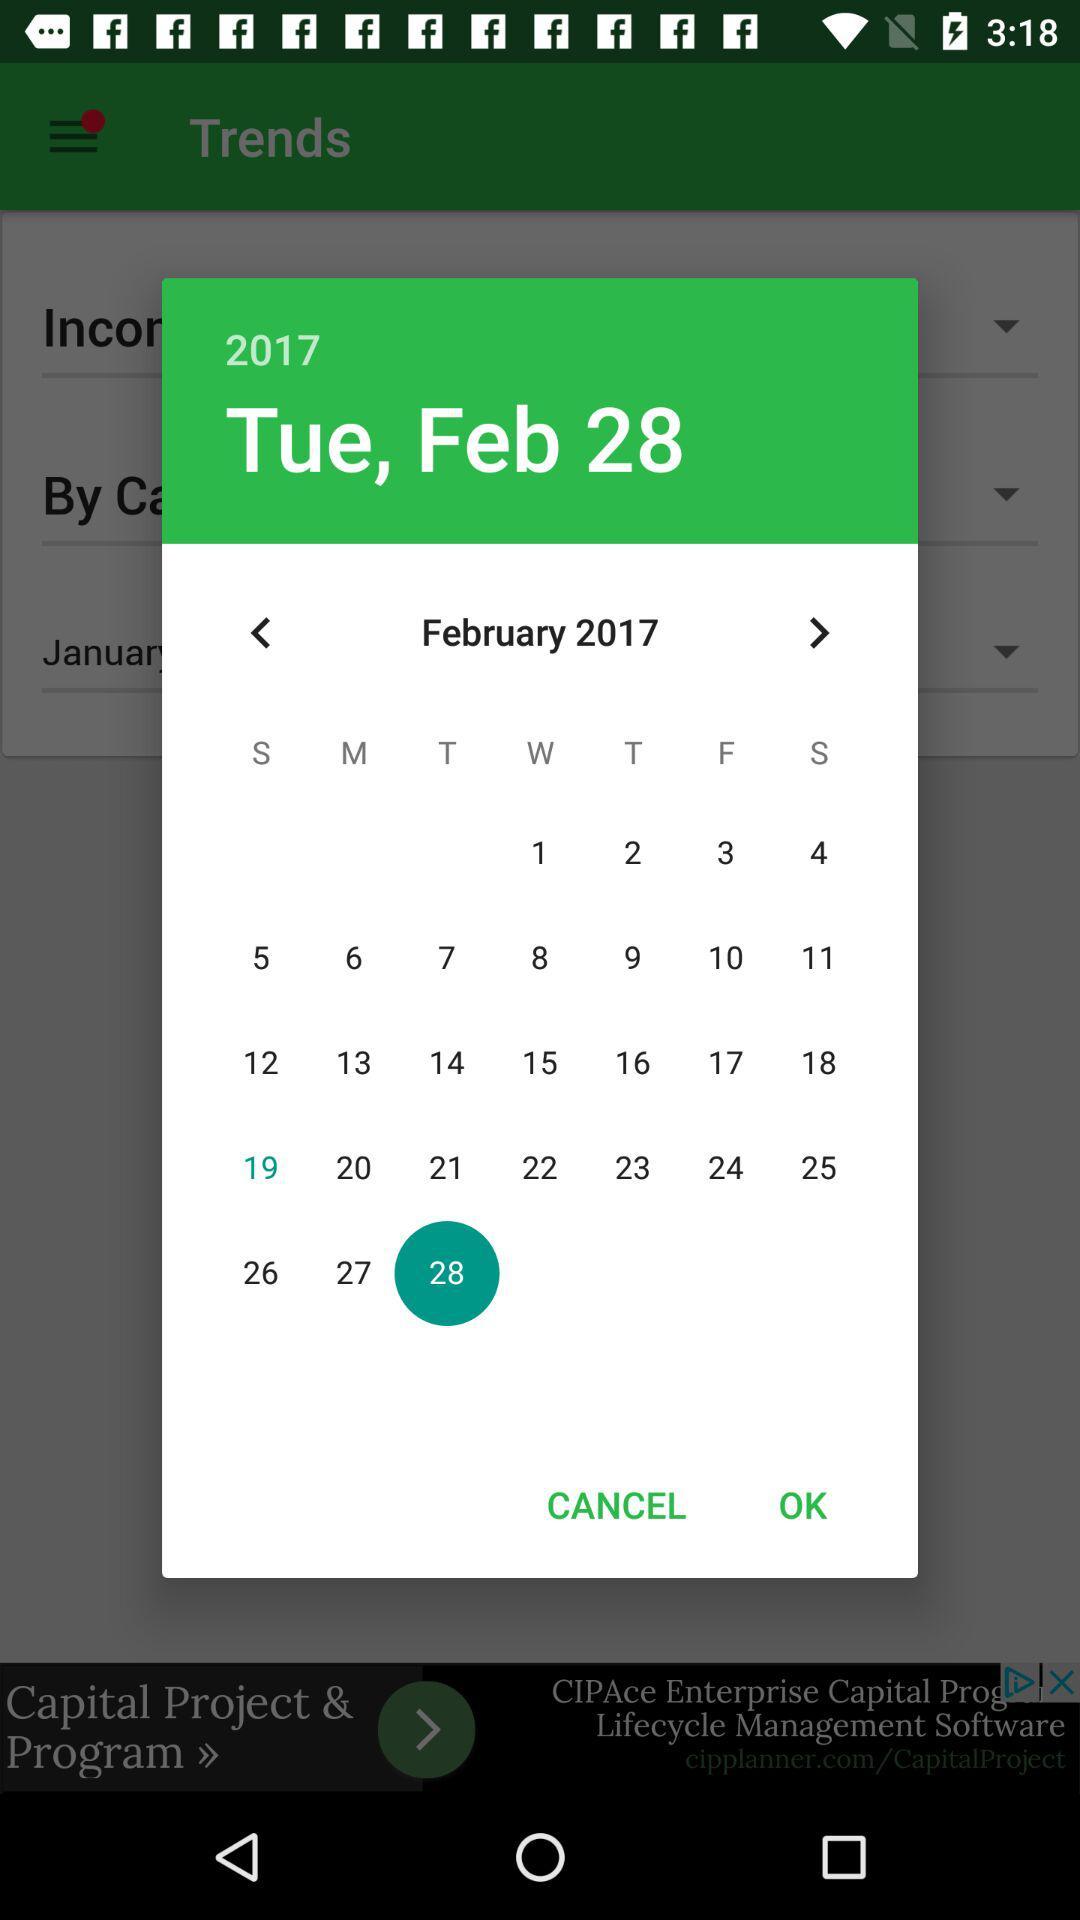 The height and width of the screenshot is (1920, 1080). What do you see at coordinates (540, 327) in the screenshot?
I see `the 2017 item` at bounding box center [540, 327].